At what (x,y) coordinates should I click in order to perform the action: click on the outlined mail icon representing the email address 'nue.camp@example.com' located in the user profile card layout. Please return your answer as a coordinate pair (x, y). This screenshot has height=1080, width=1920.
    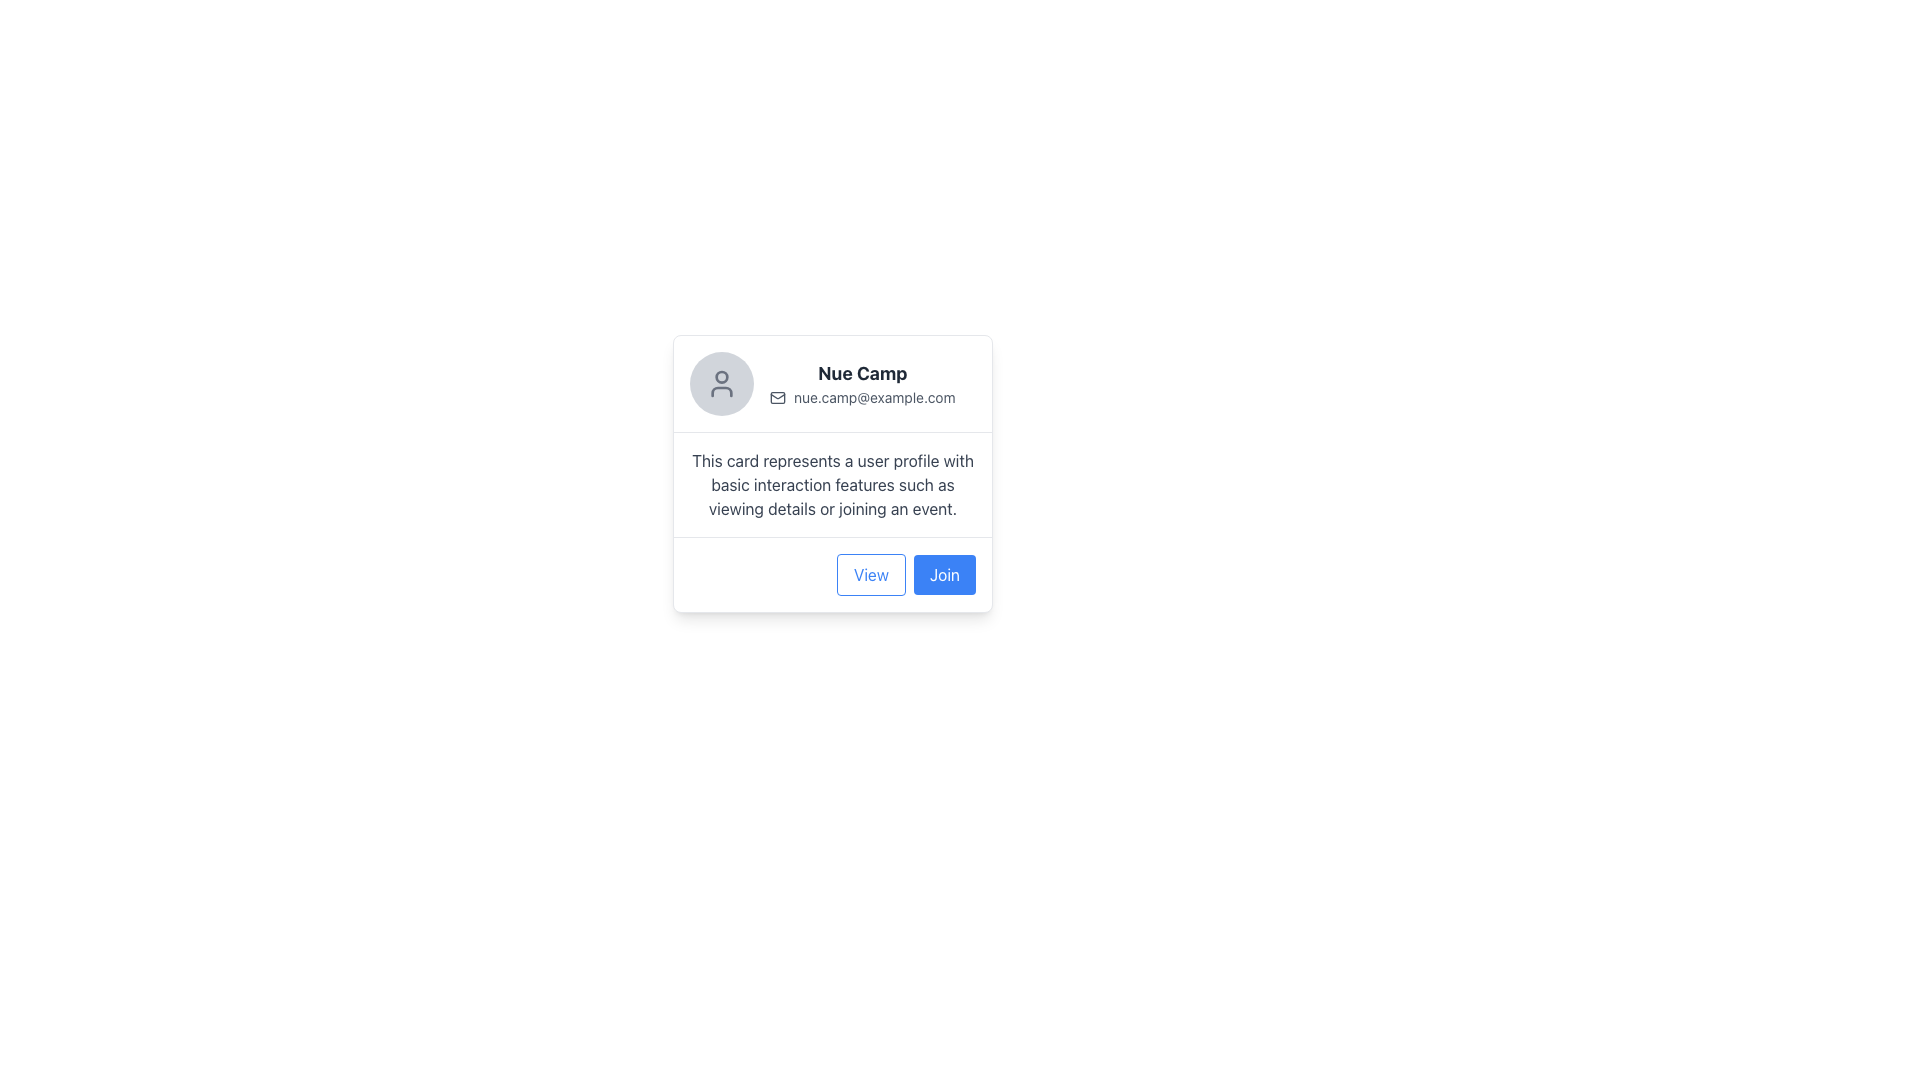
    Looking at the image, I should click on (776, 397).